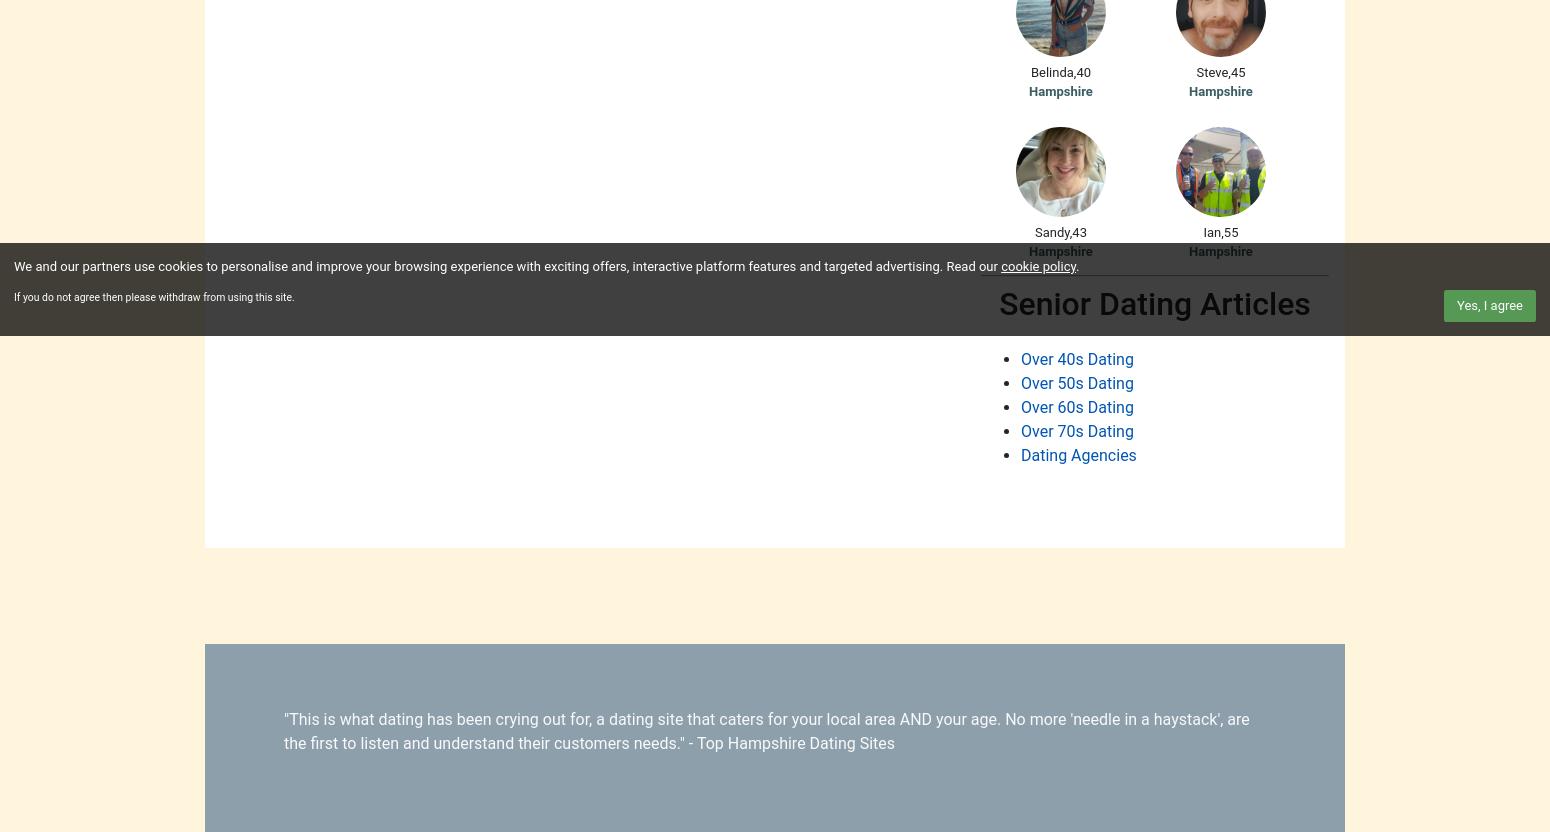 This screenshot has width=1550, height=832. What do you see at coordinates (1230, 231) in the screenshot?
I see `'55'` at bounding box center [1230, 231].